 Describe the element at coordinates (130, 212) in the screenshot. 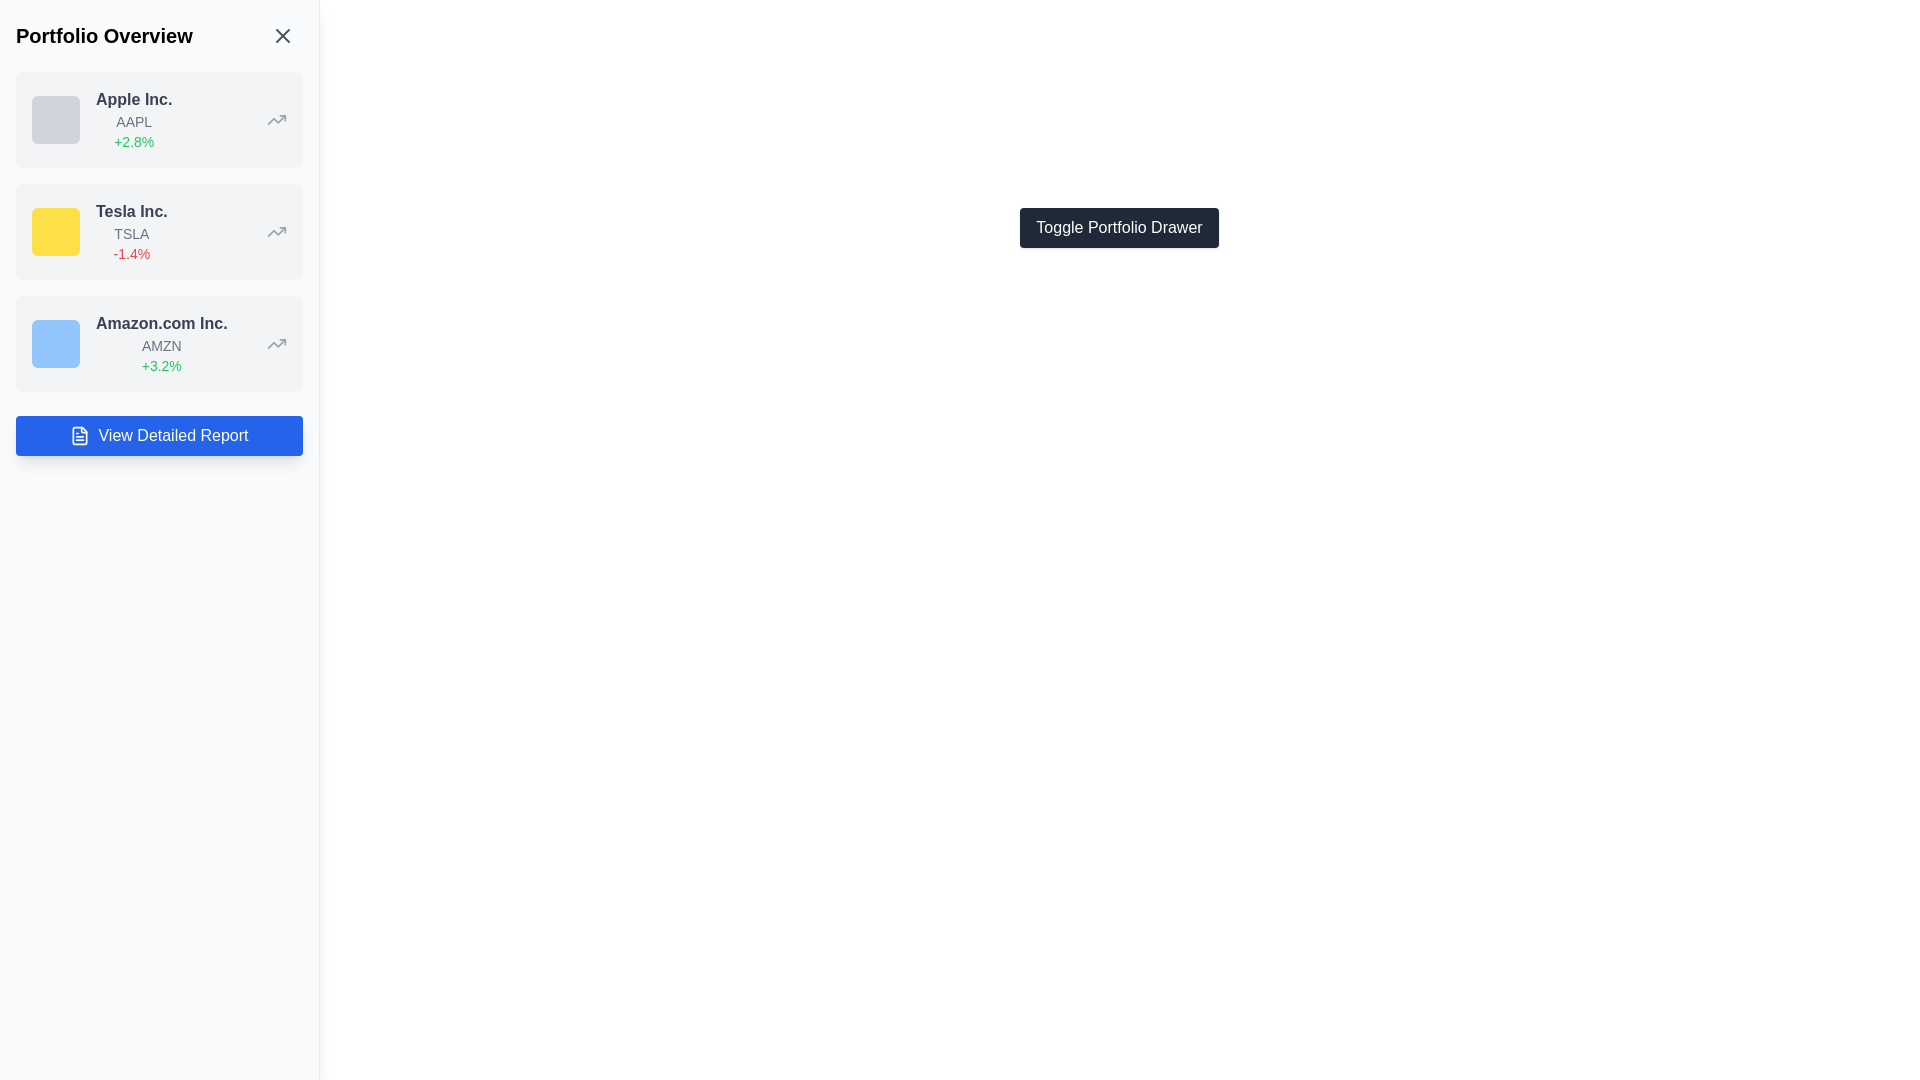

I see `the Text Label displaying the company name 'Tesla Inc.' located at the top of the mid-tier card in the vertical list of company cards` at that location.